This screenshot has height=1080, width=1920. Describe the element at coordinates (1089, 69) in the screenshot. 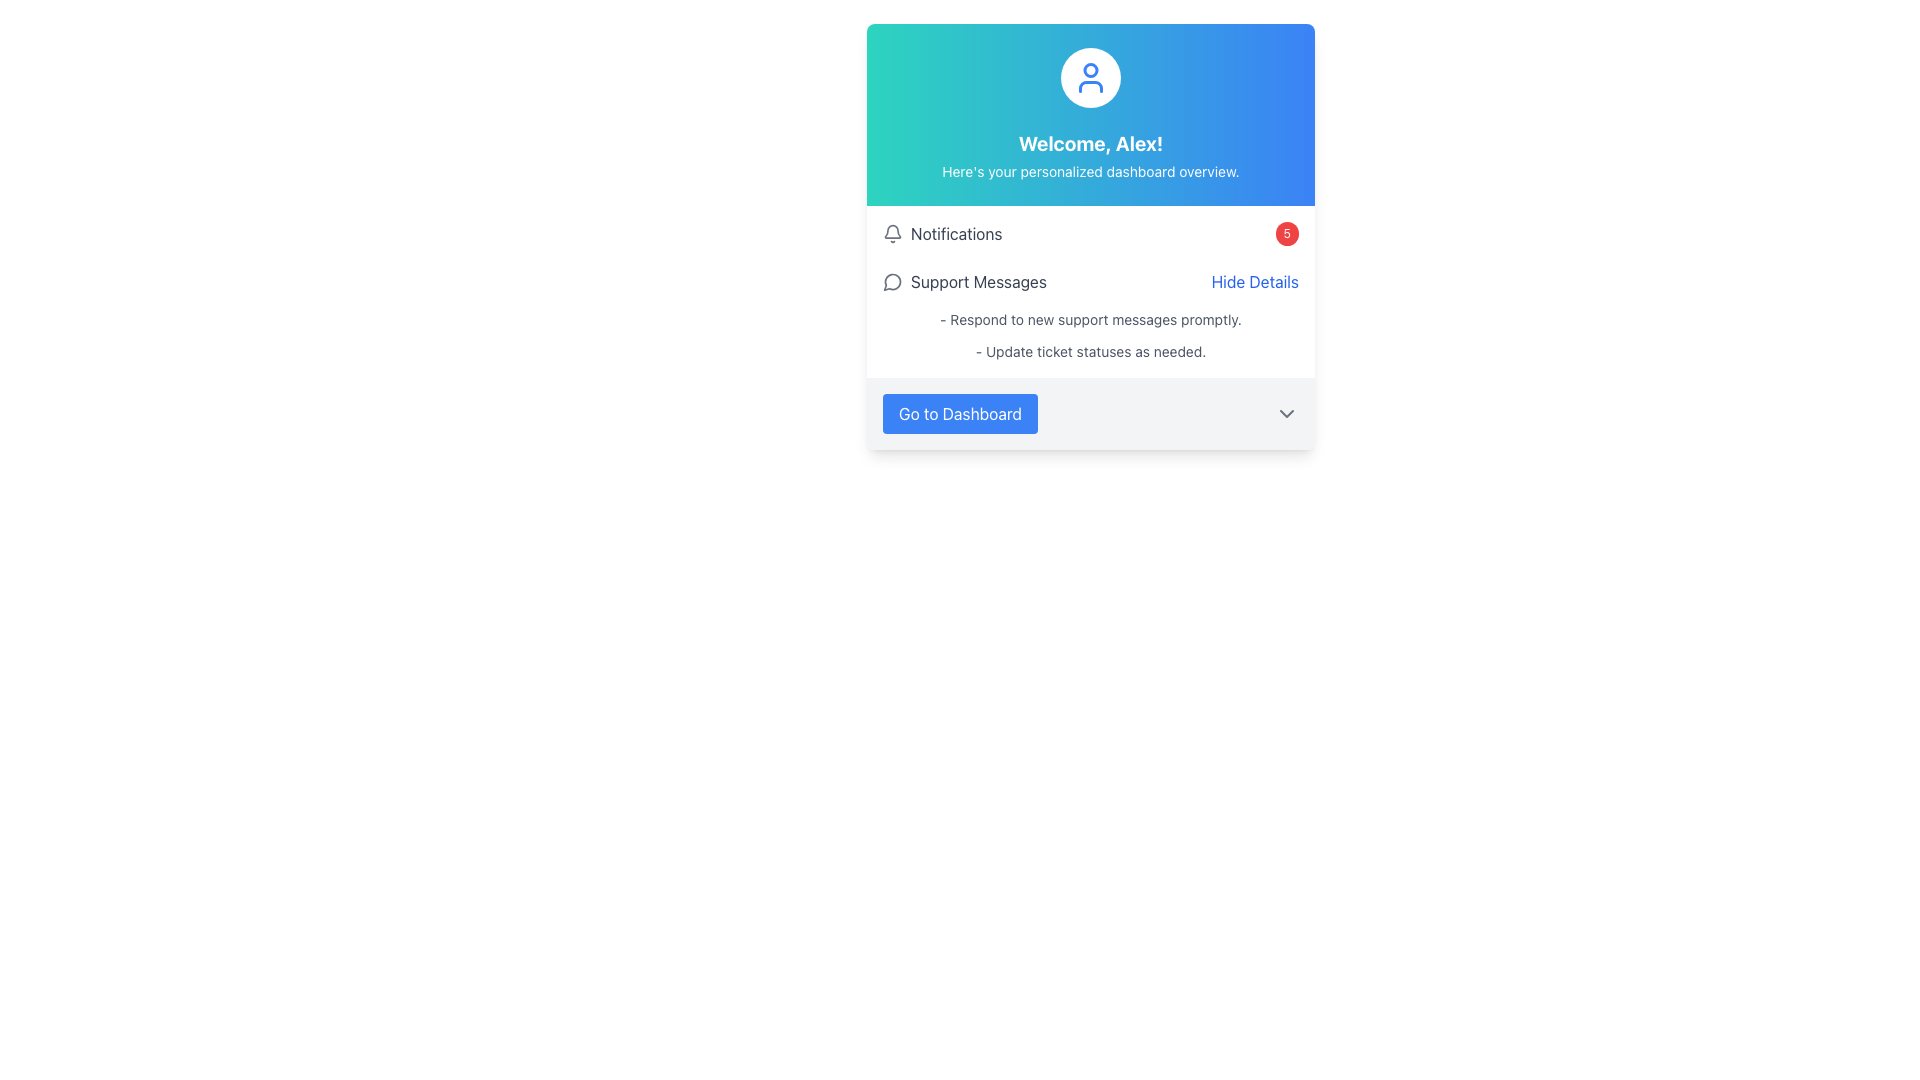

I see `the Circle element in the SVG graphic representing a user profile, located at the top-center of the card element` at that location.